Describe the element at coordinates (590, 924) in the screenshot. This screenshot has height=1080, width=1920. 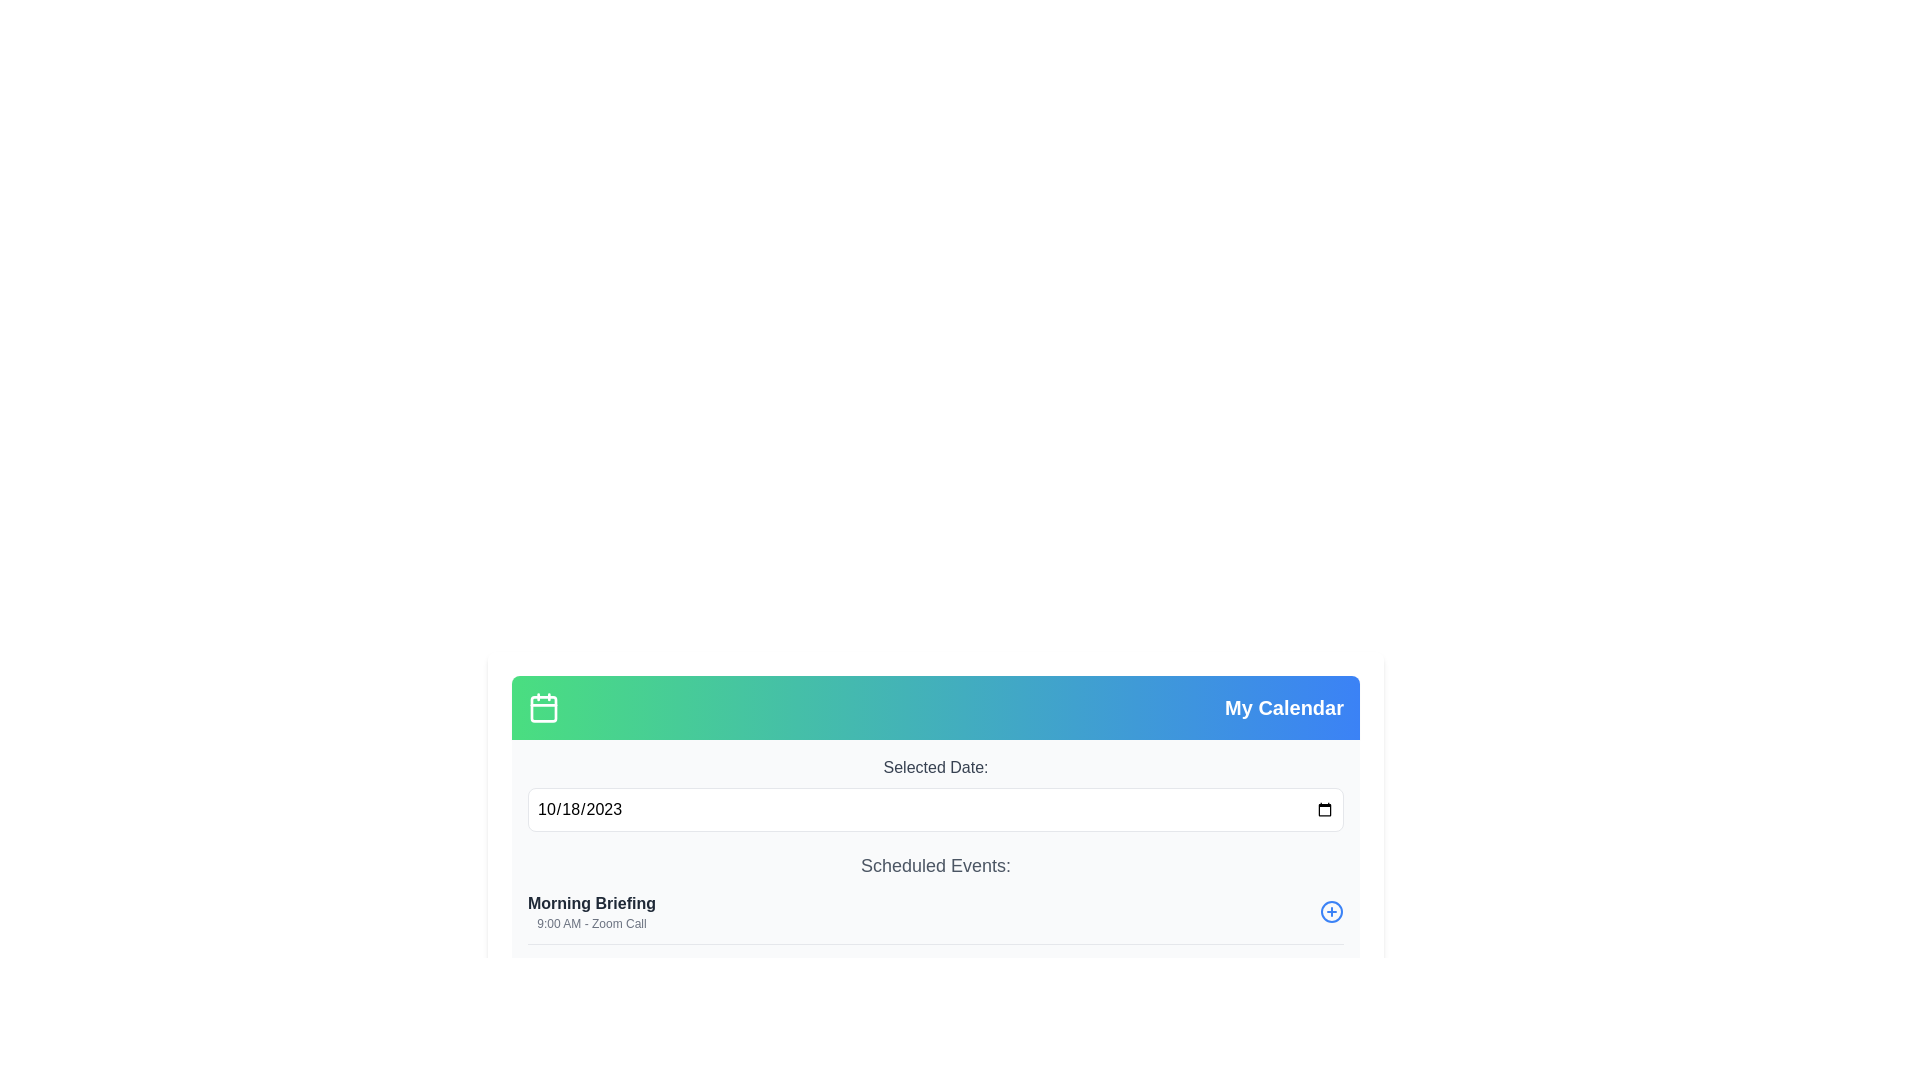
I see `scheduled time and medium (Zoom) information from the text label positioned below 'Morning Briefing' in the 'Scheduled Events' section` at that location.